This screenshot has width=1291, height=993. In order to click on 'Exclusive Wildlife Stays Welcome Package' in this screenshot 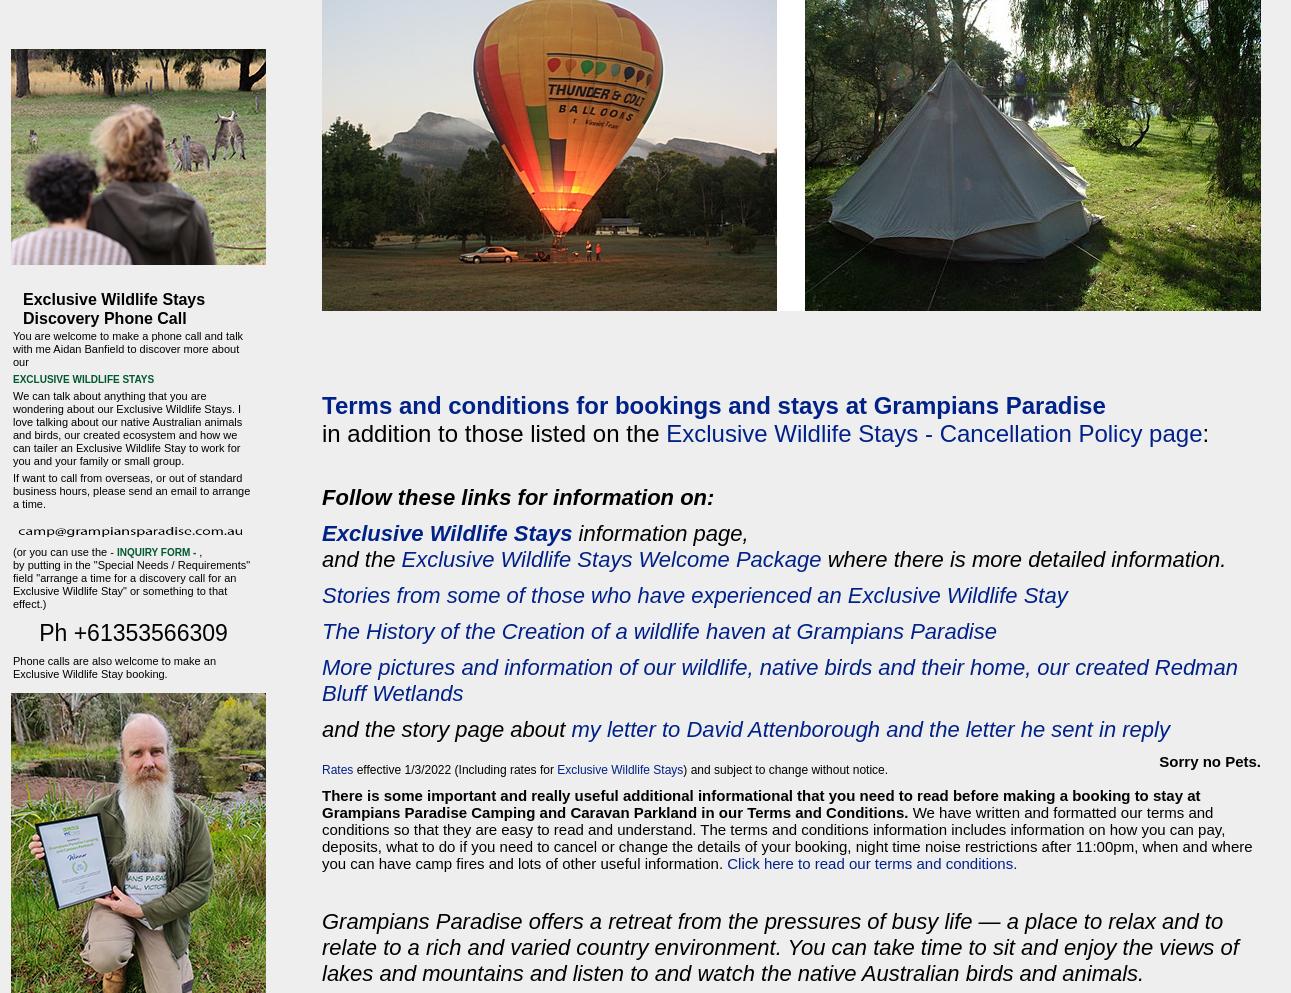, I will do `click(610, 558)`.